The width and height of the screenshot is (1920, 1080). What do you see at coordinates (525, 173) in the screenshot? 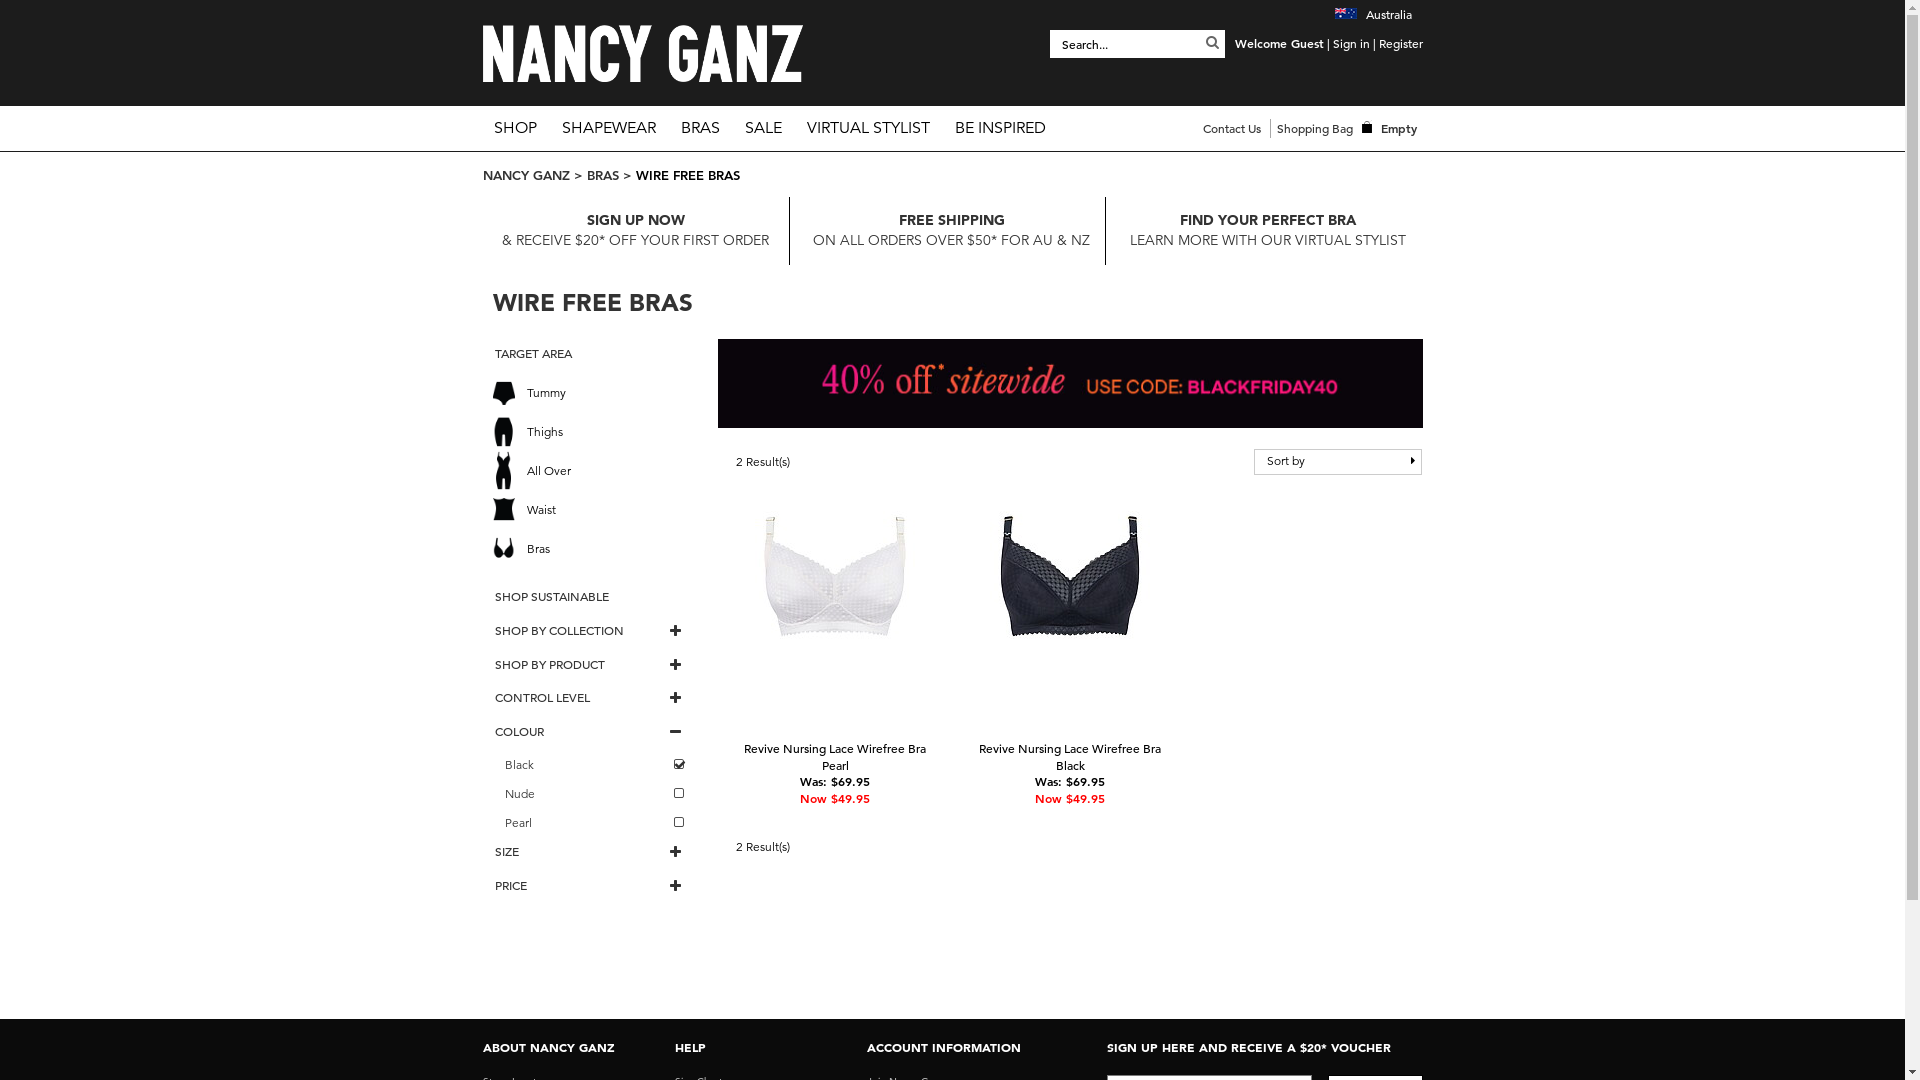
I see `'NANCY GANZ'` at bounding box center [525, 173].